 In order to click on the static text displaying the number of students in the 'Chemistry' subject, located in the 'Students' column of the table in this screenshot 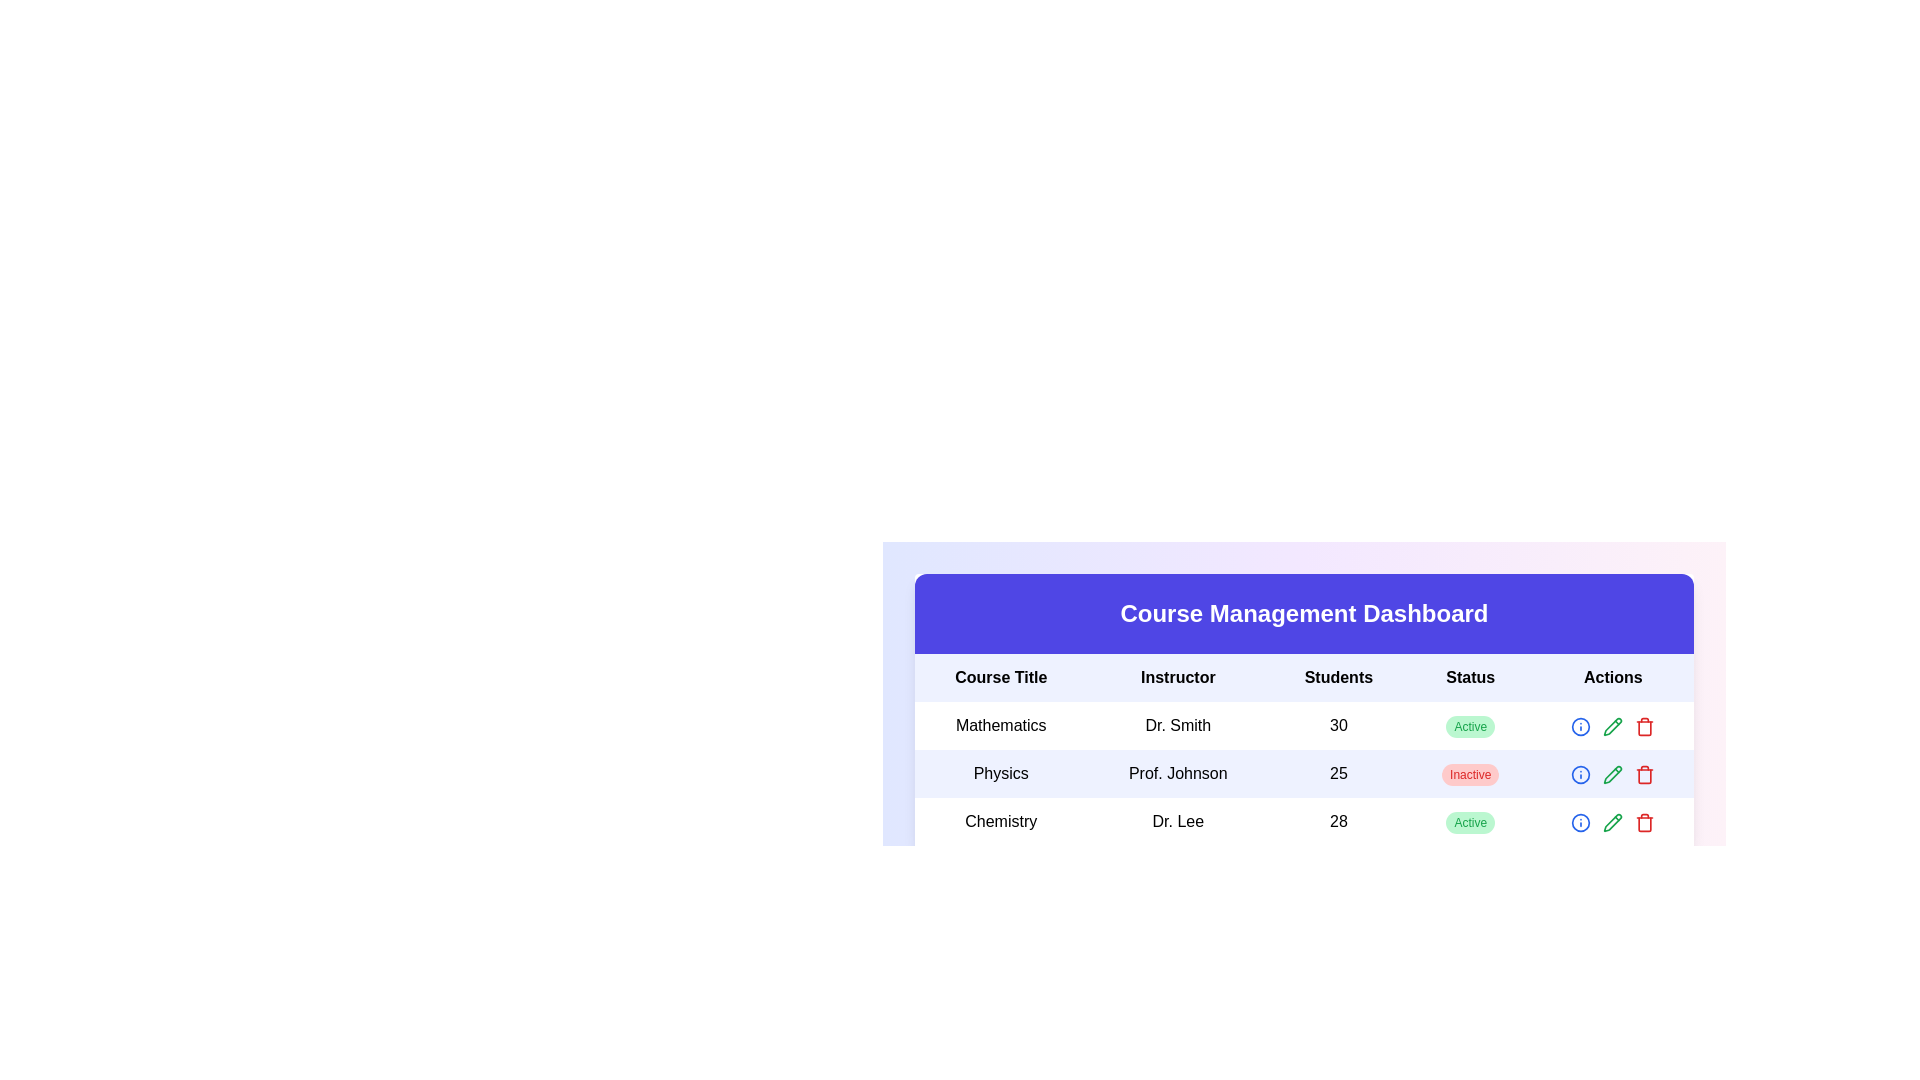, I will do `click(1338, 821)`.